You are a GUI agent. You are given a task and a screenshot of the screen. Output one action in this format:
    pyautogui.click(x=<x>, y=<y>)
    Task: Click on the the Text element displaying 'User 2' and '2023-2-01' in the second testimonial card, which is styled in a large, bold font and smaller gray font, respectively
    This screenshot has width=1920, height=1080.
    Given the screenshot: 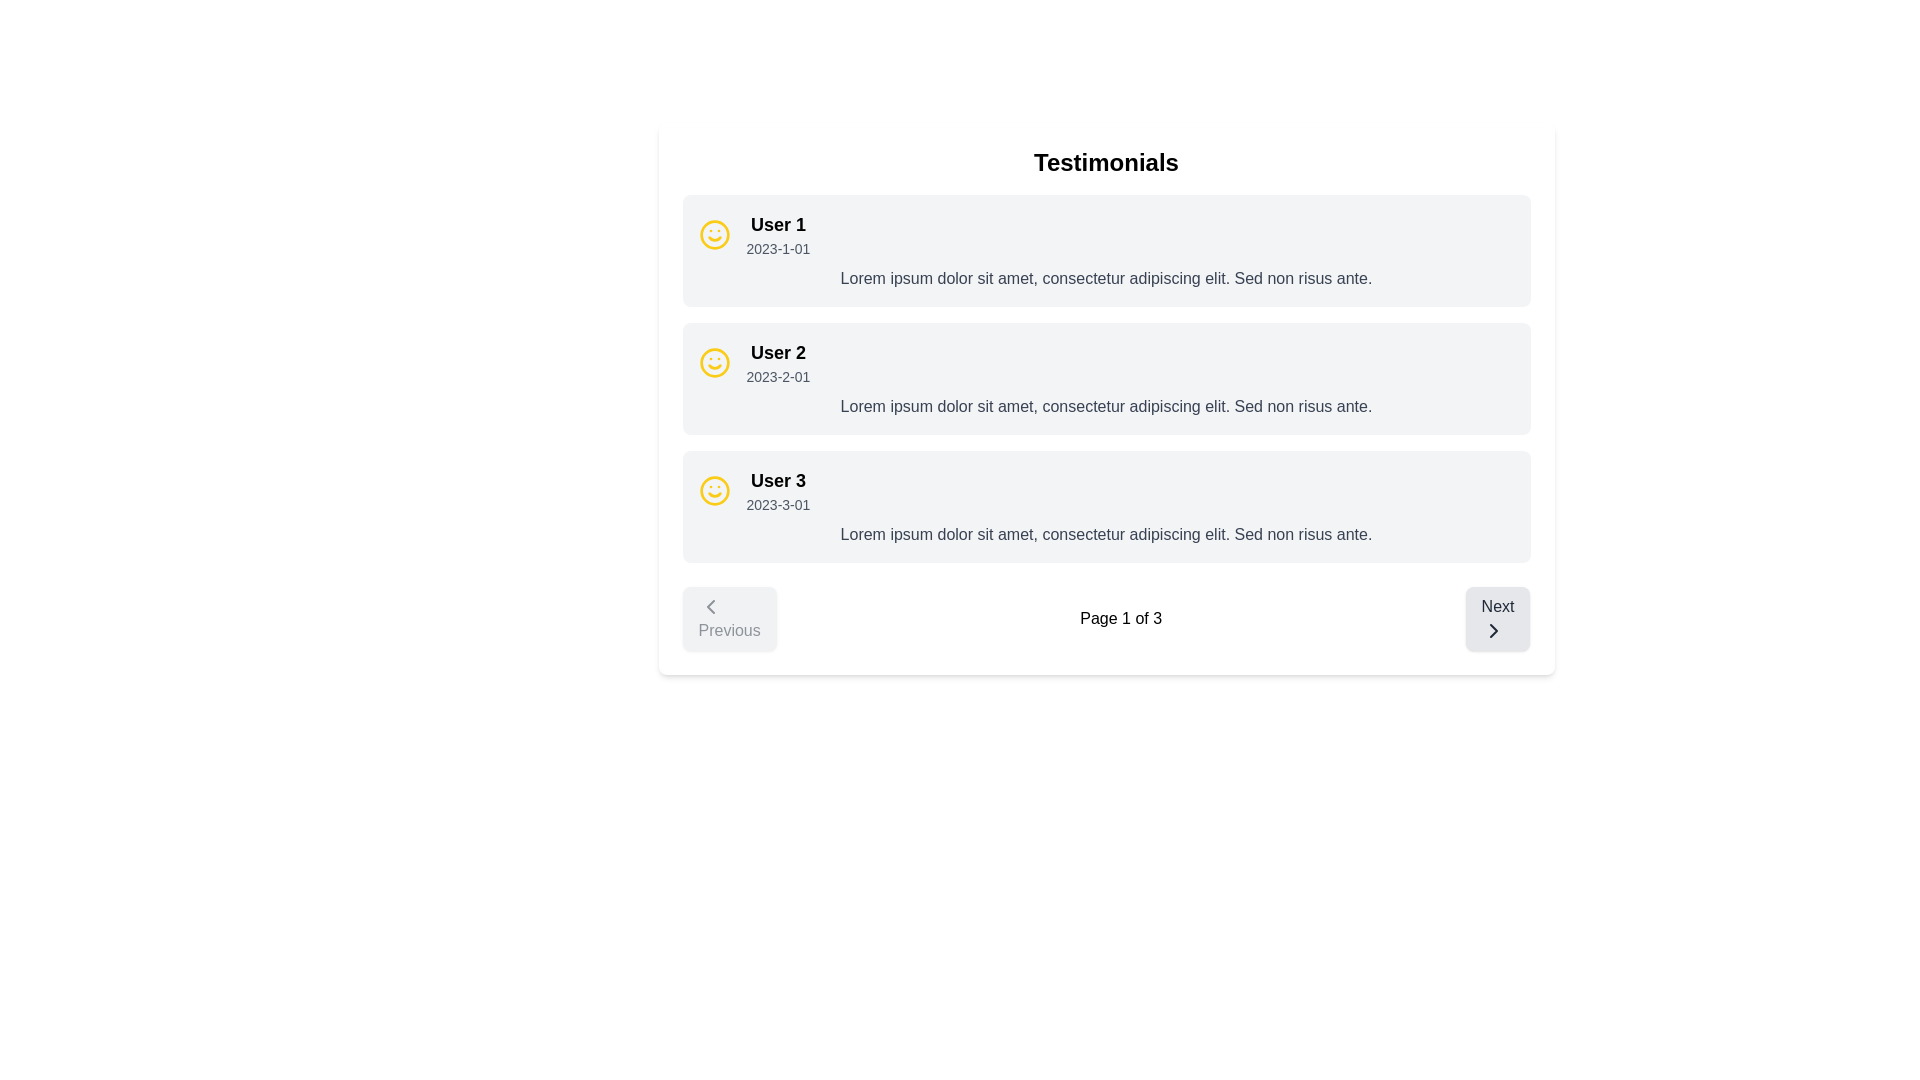 What is the action you would take?
    pyautogui.click(x=777, y=362)
    